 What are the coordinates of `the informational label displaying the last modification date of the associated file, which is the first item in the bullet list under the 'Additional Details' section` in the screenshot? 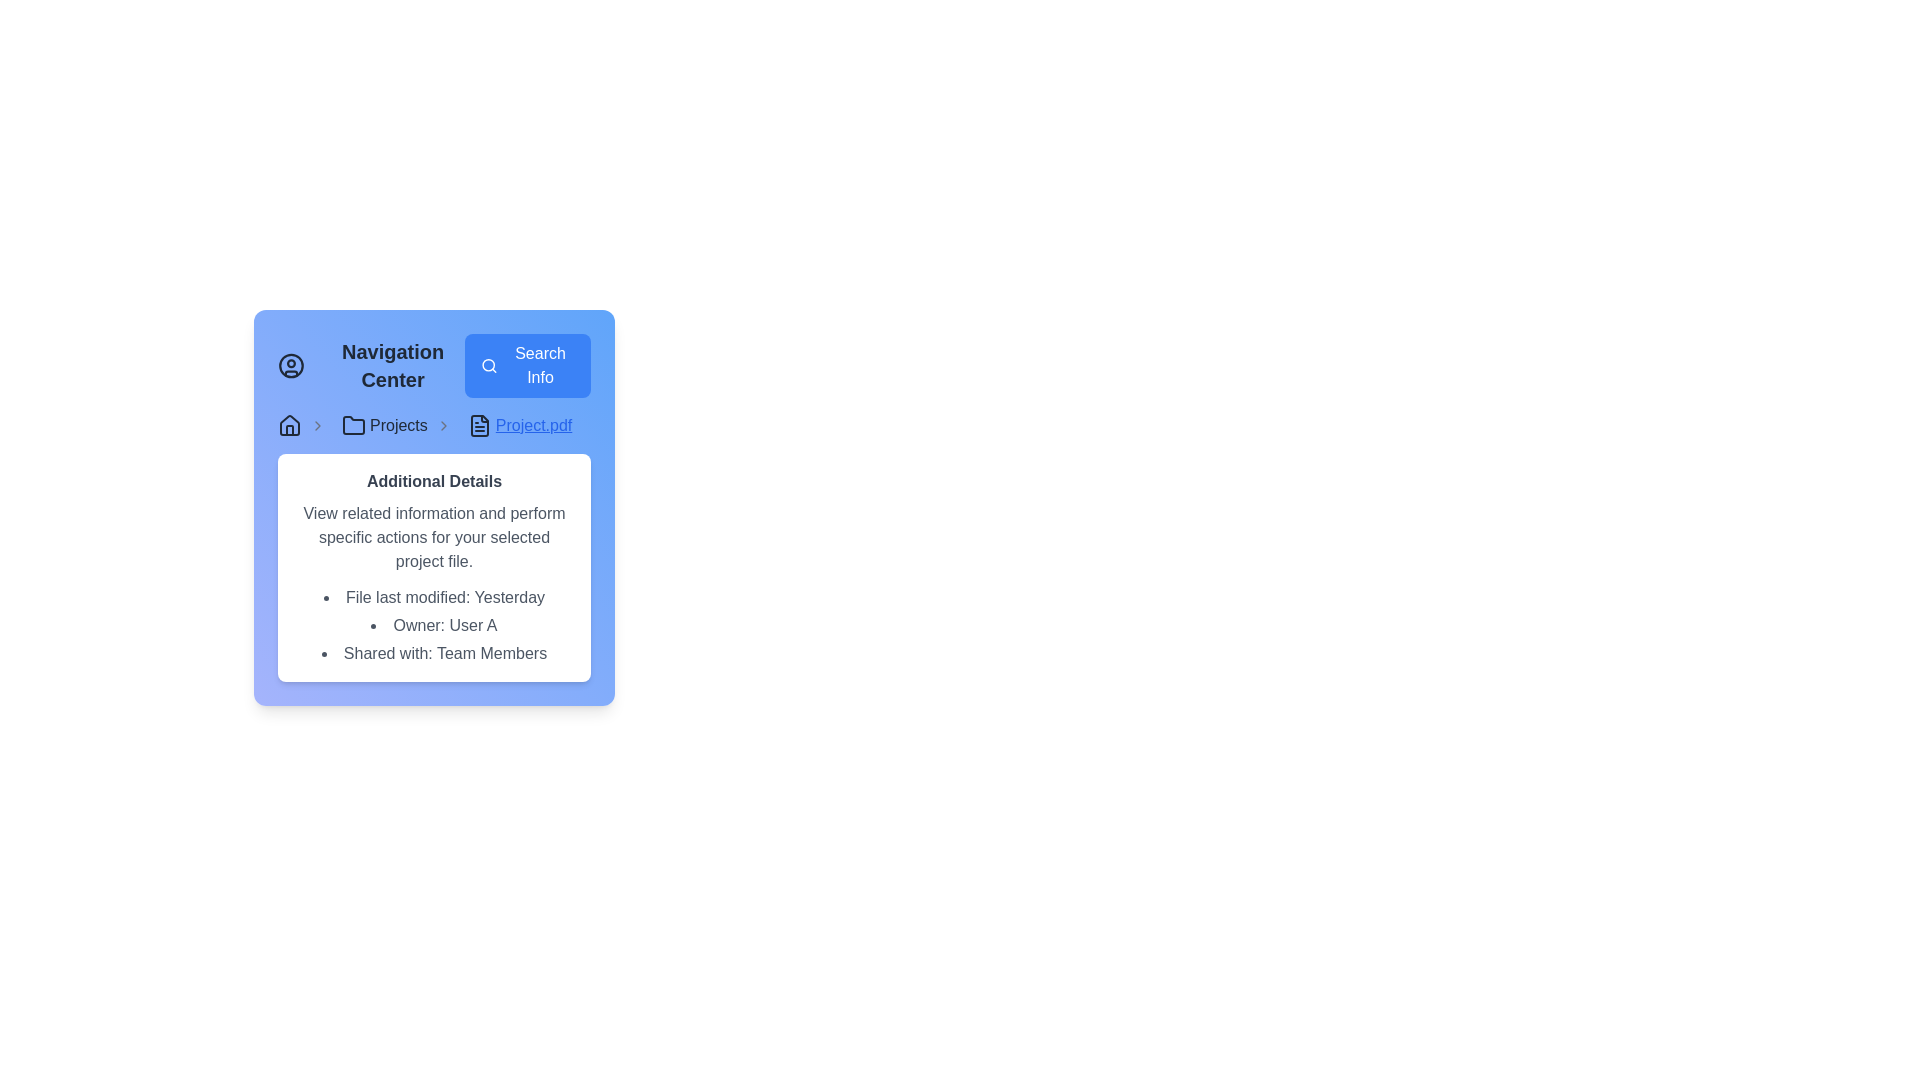 It's located at (433, 596).